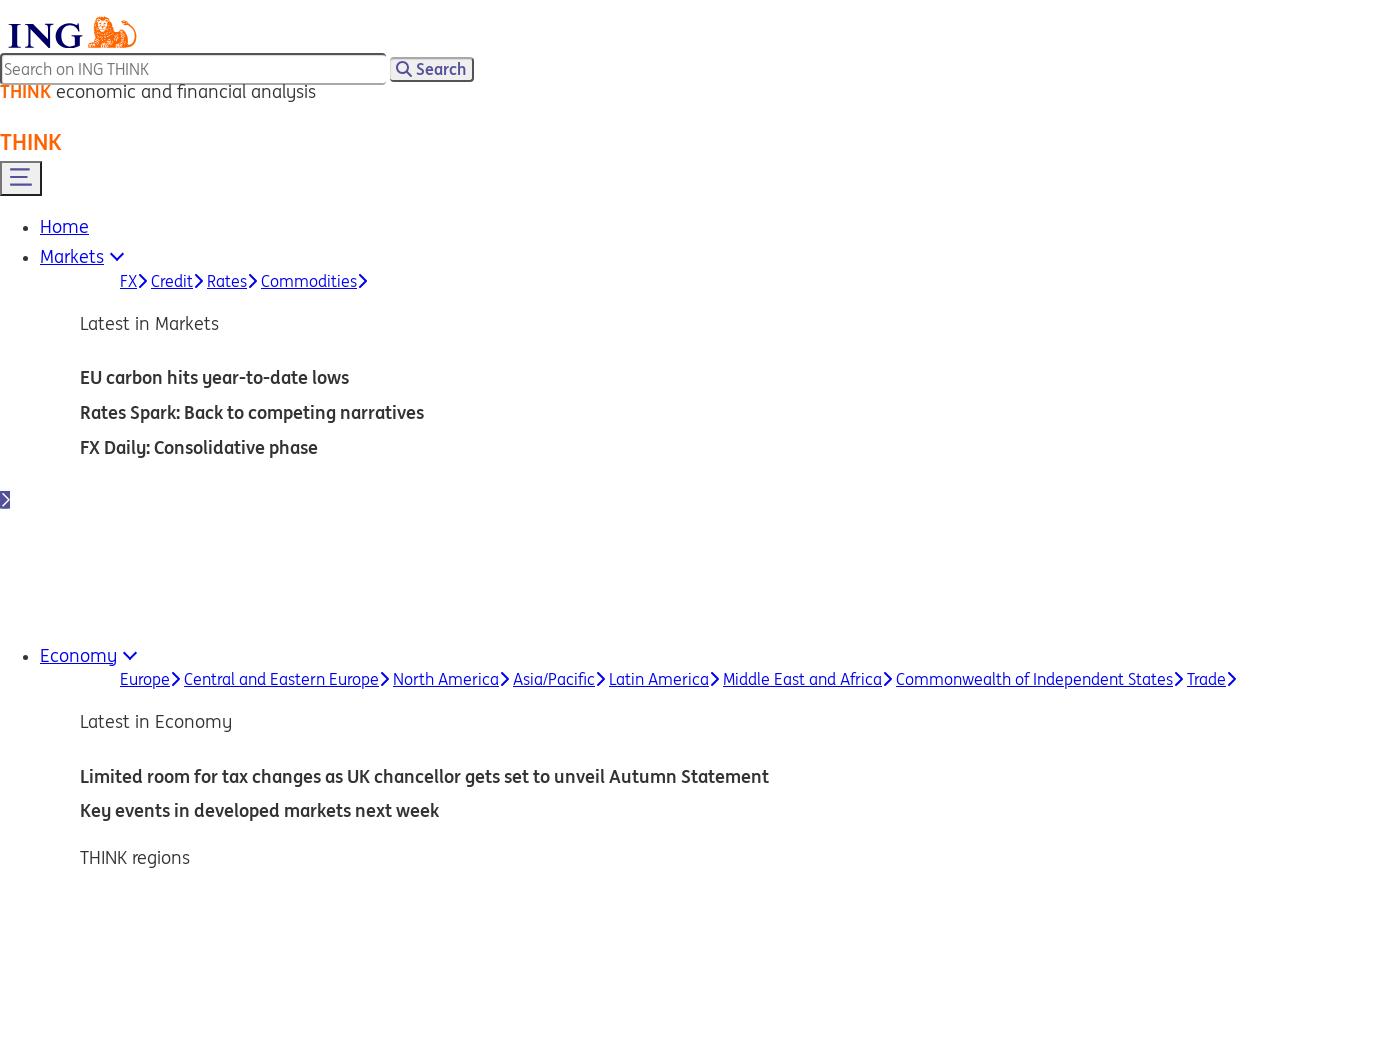  What do you see at coordinates (77, 654) in the screenshot?
I see `'Economy'` at bounding box center [77, 654].